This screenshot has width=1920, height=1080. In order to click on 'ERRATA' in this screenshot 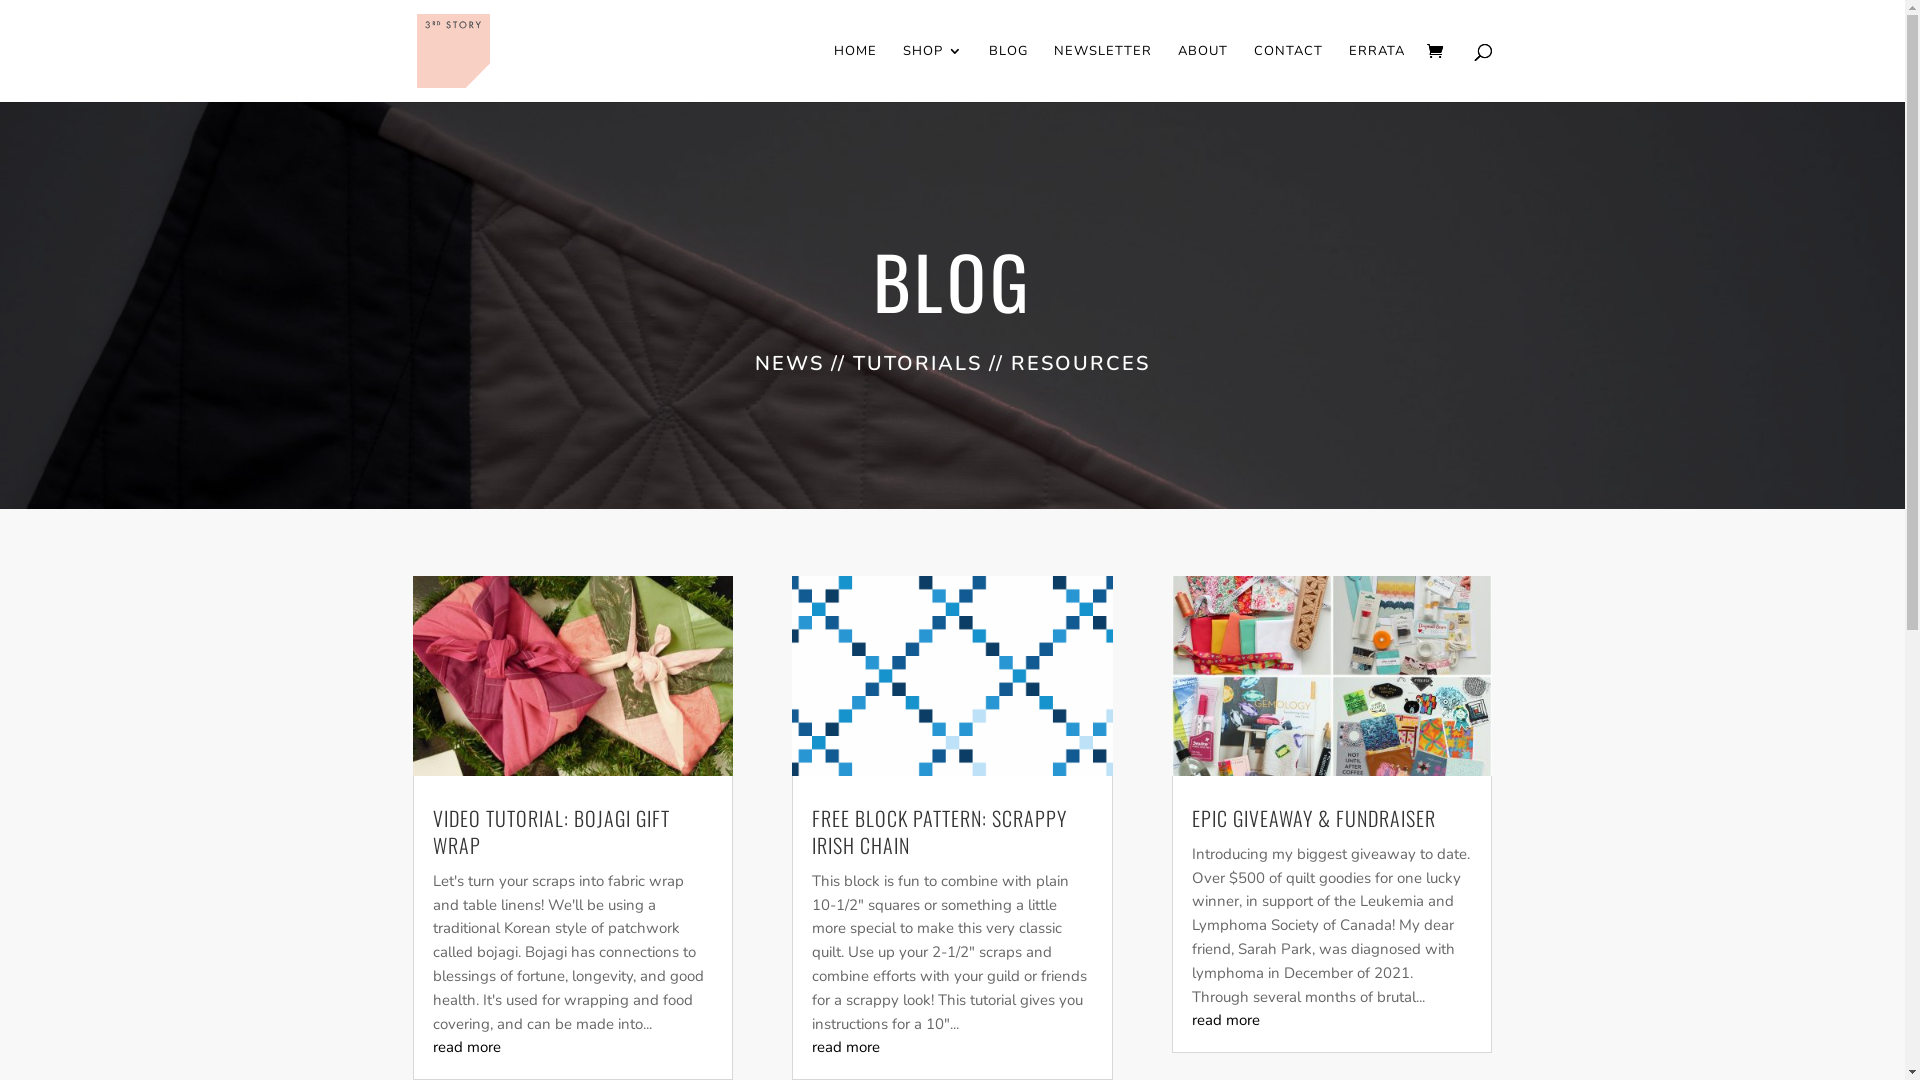, I will do `click(1375, 72)`.